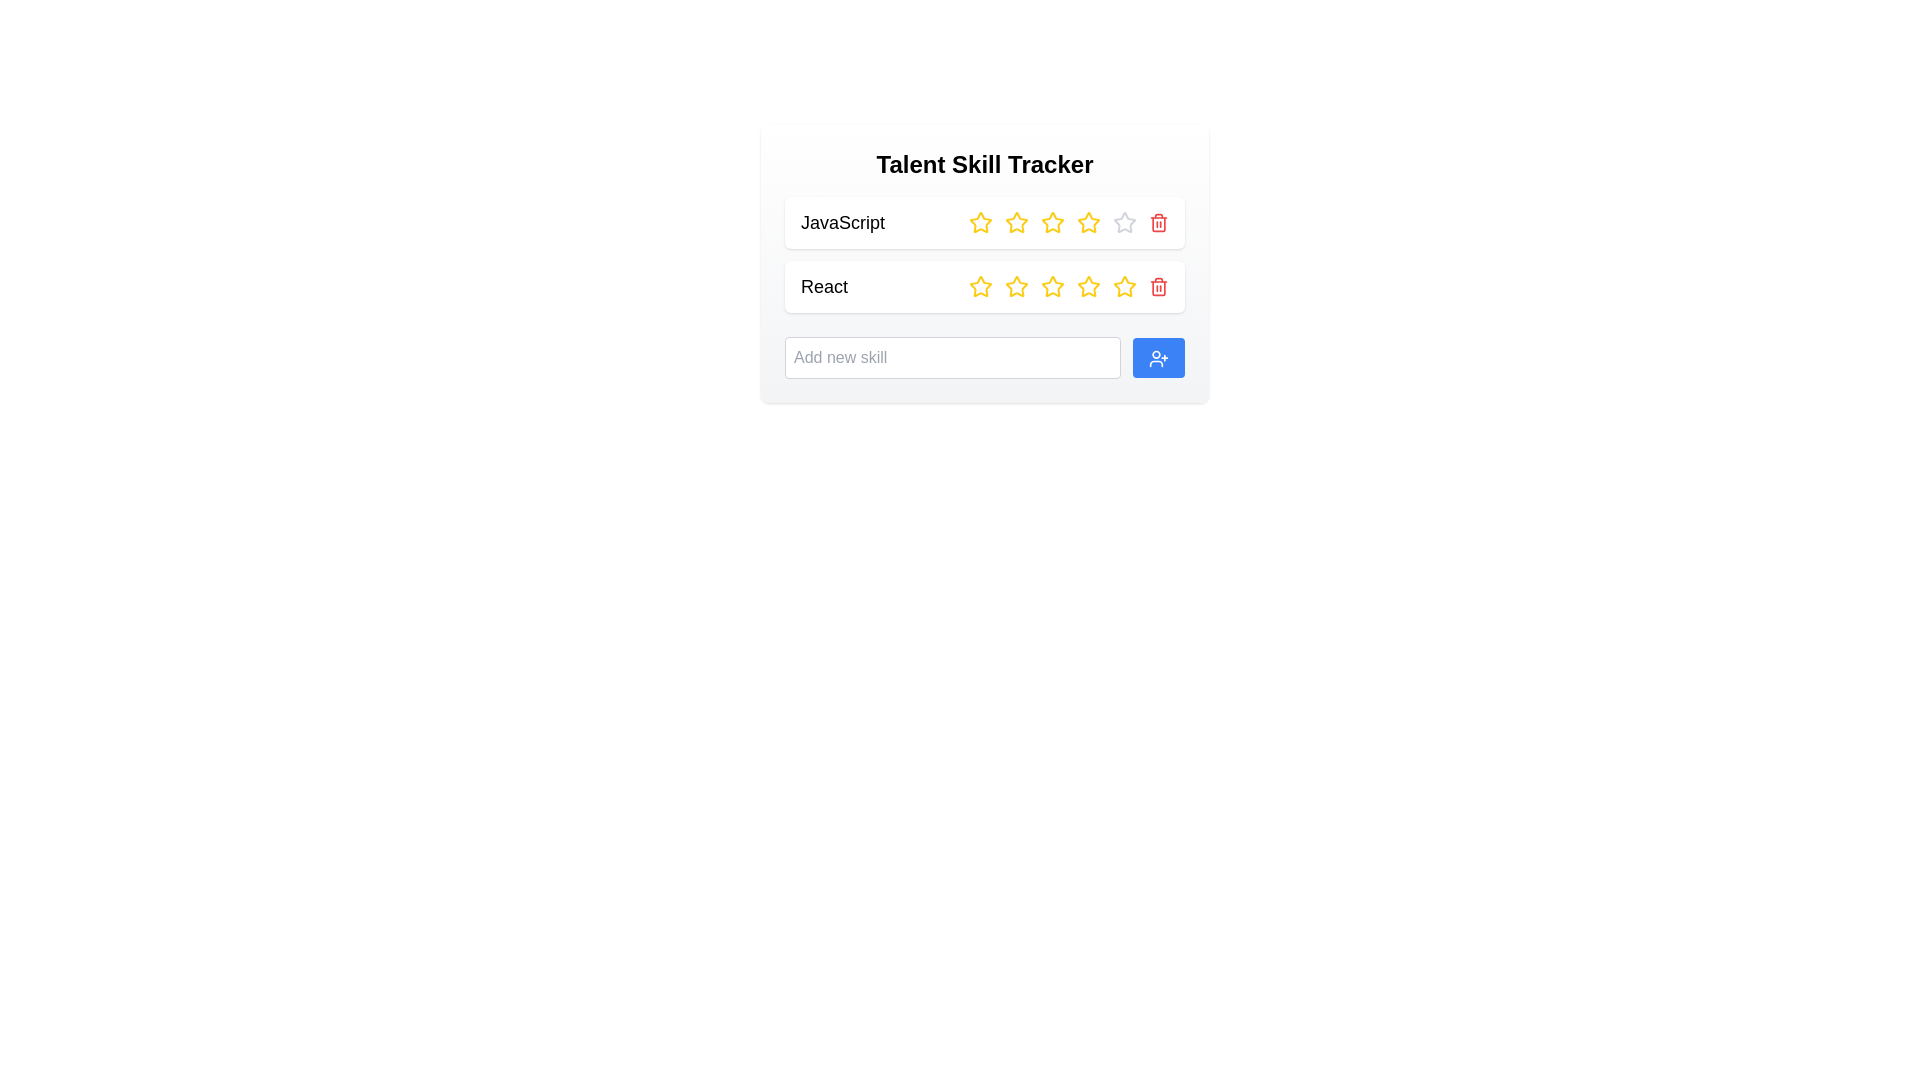 Image resolution: width=1920 pixels, height=1080 pixels. What do you see at coordinates (1088, 286) in the screenshot?
I see `the fifth star icon in the rating row labeled 'React' on the 'Talent Skill Tracker' card` at bounding box center [1088, 286].